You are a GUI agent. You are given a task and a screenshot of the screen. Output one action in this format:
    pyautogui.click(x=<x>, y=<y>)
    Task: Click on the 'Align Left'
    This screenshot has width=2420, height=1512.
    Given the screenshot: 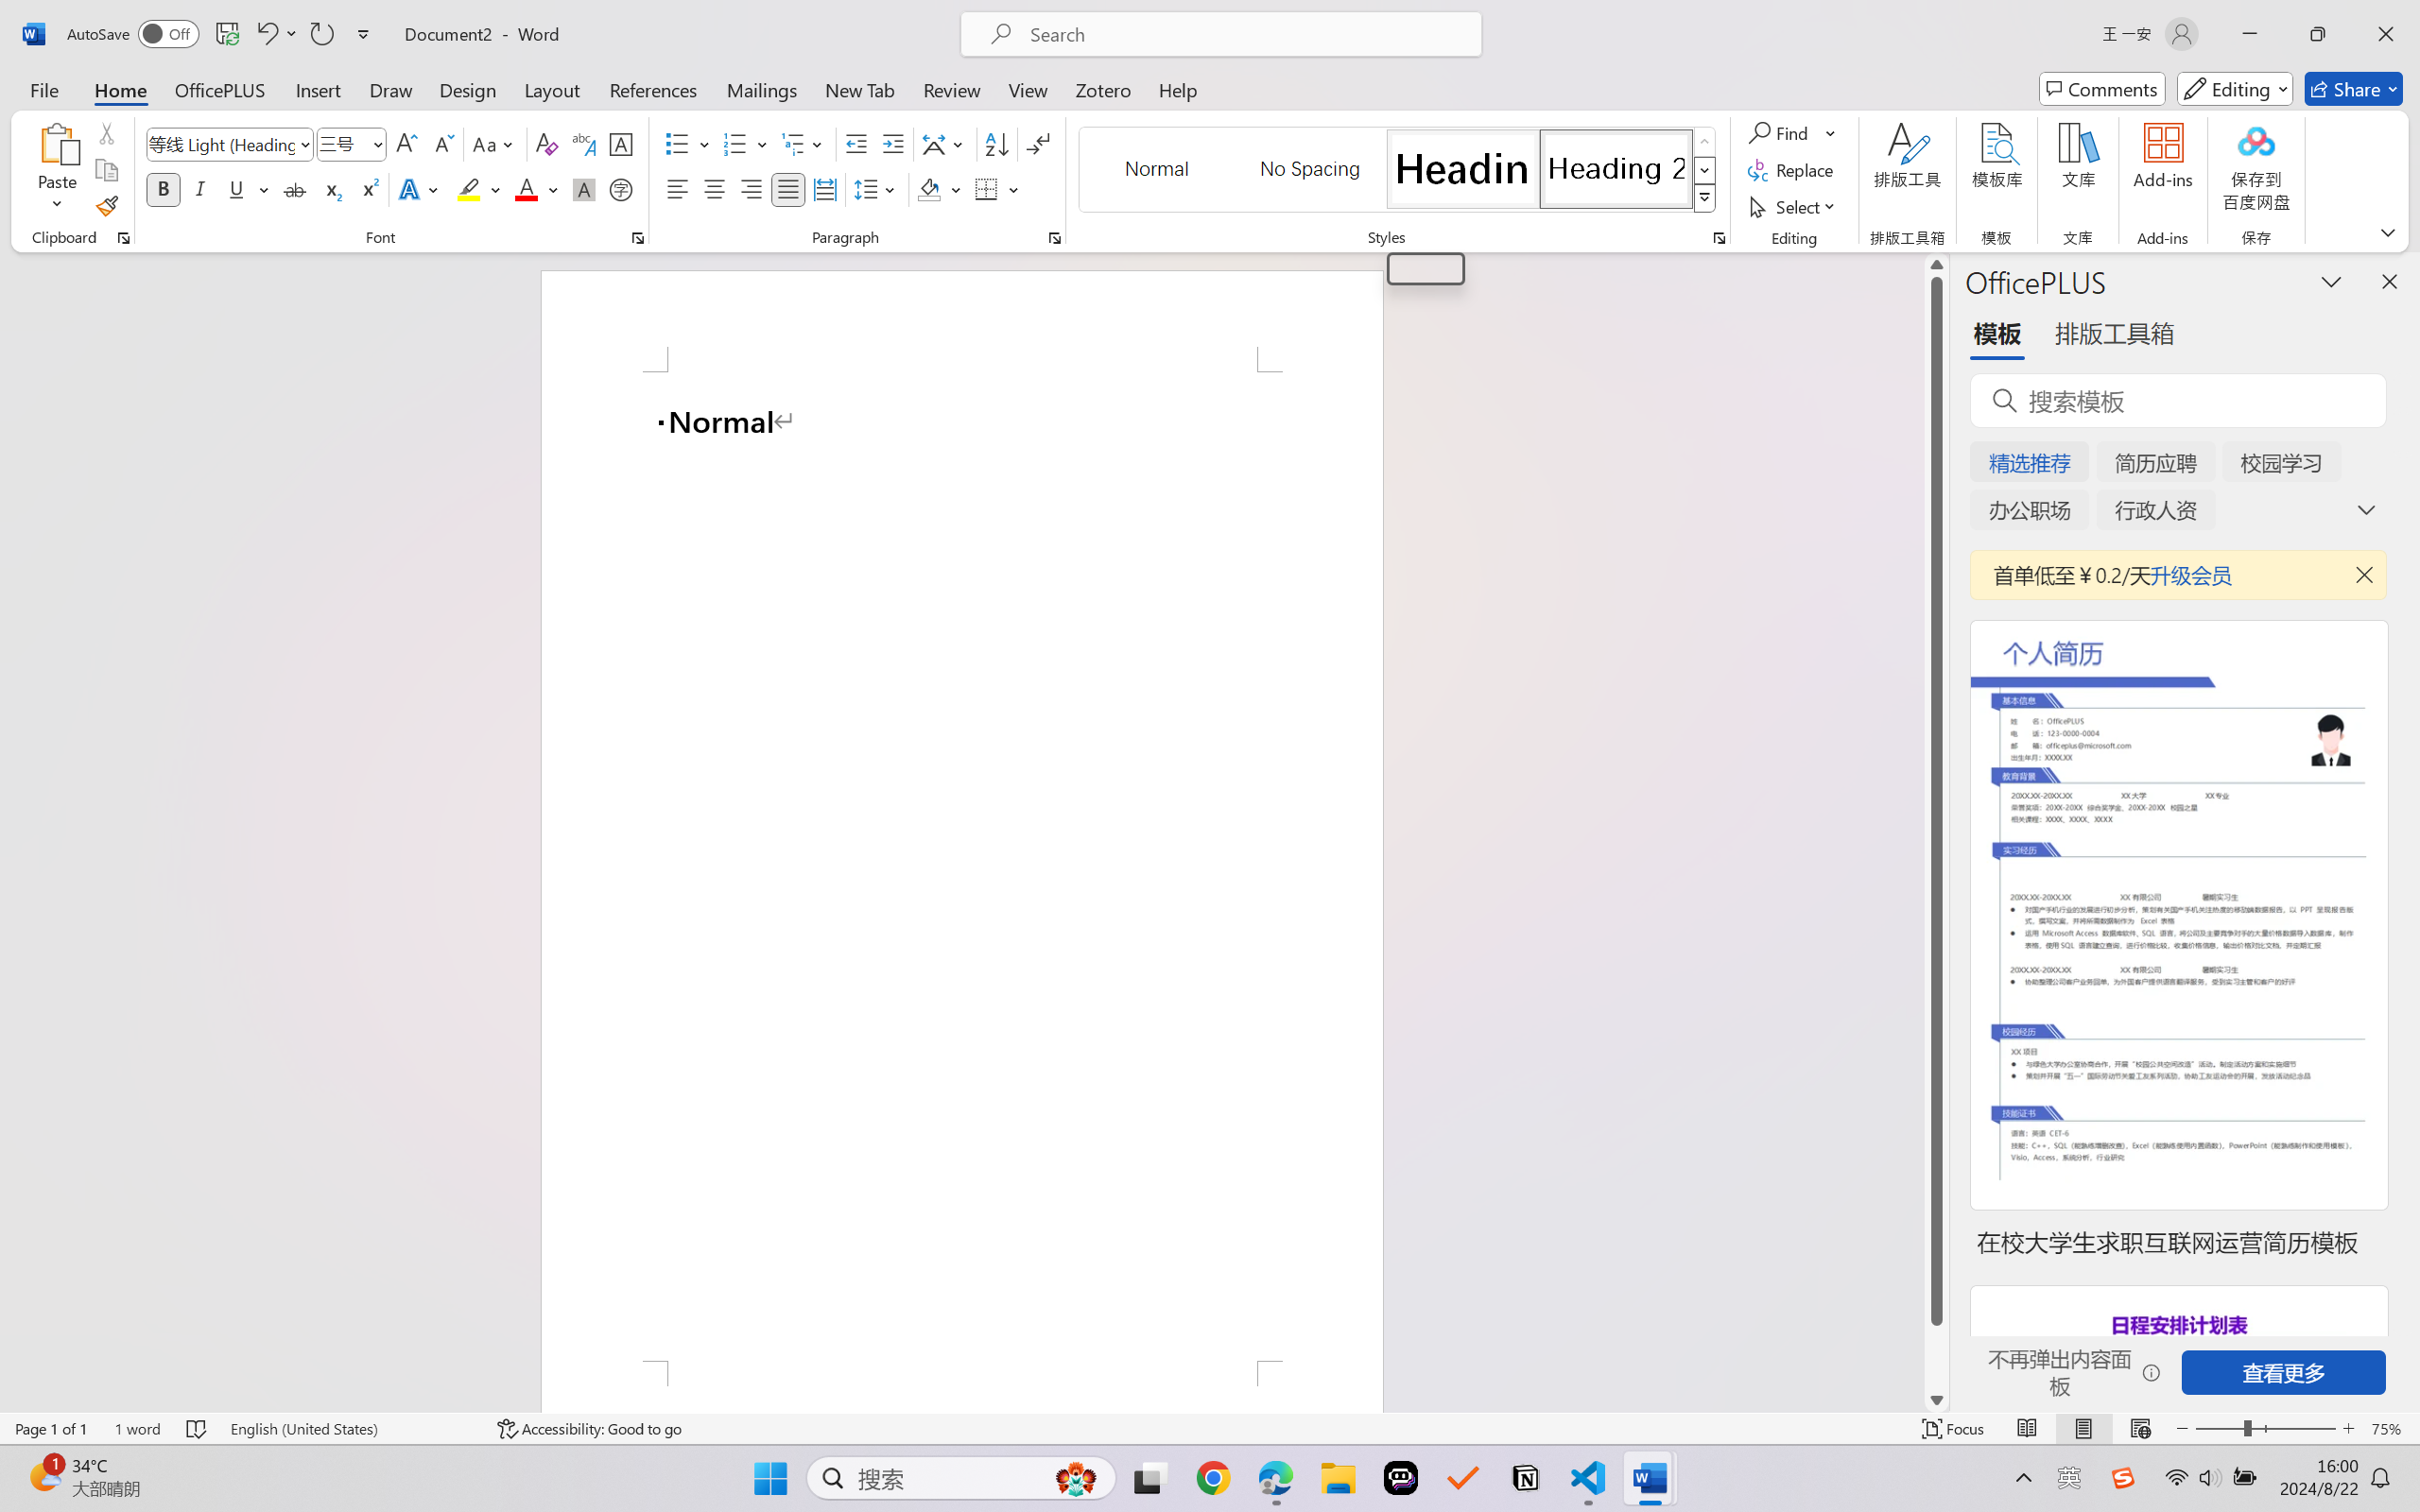 What is the action you would take?
    pyautogui.click(x=677, y=188)
    